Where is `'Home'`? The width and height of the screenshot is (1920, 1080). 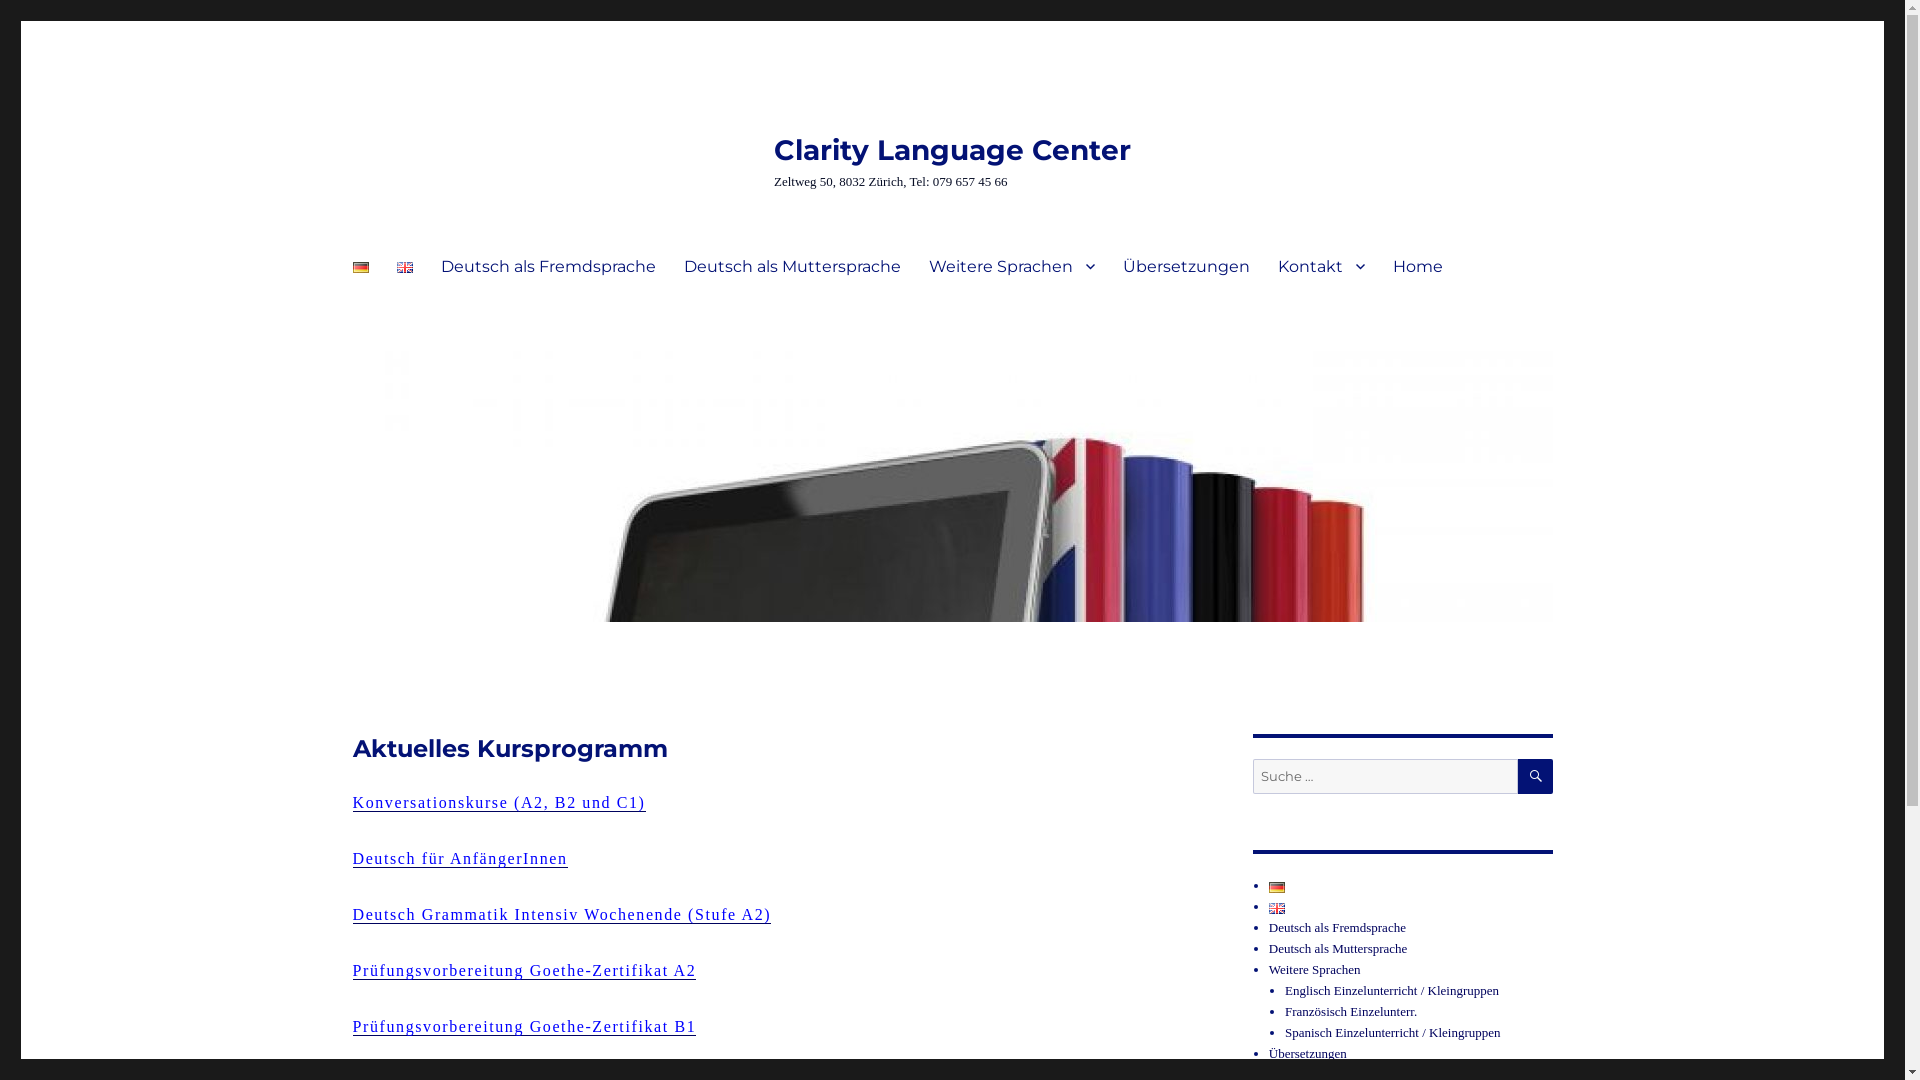 'Home' is located at coordinates (1415, 265).